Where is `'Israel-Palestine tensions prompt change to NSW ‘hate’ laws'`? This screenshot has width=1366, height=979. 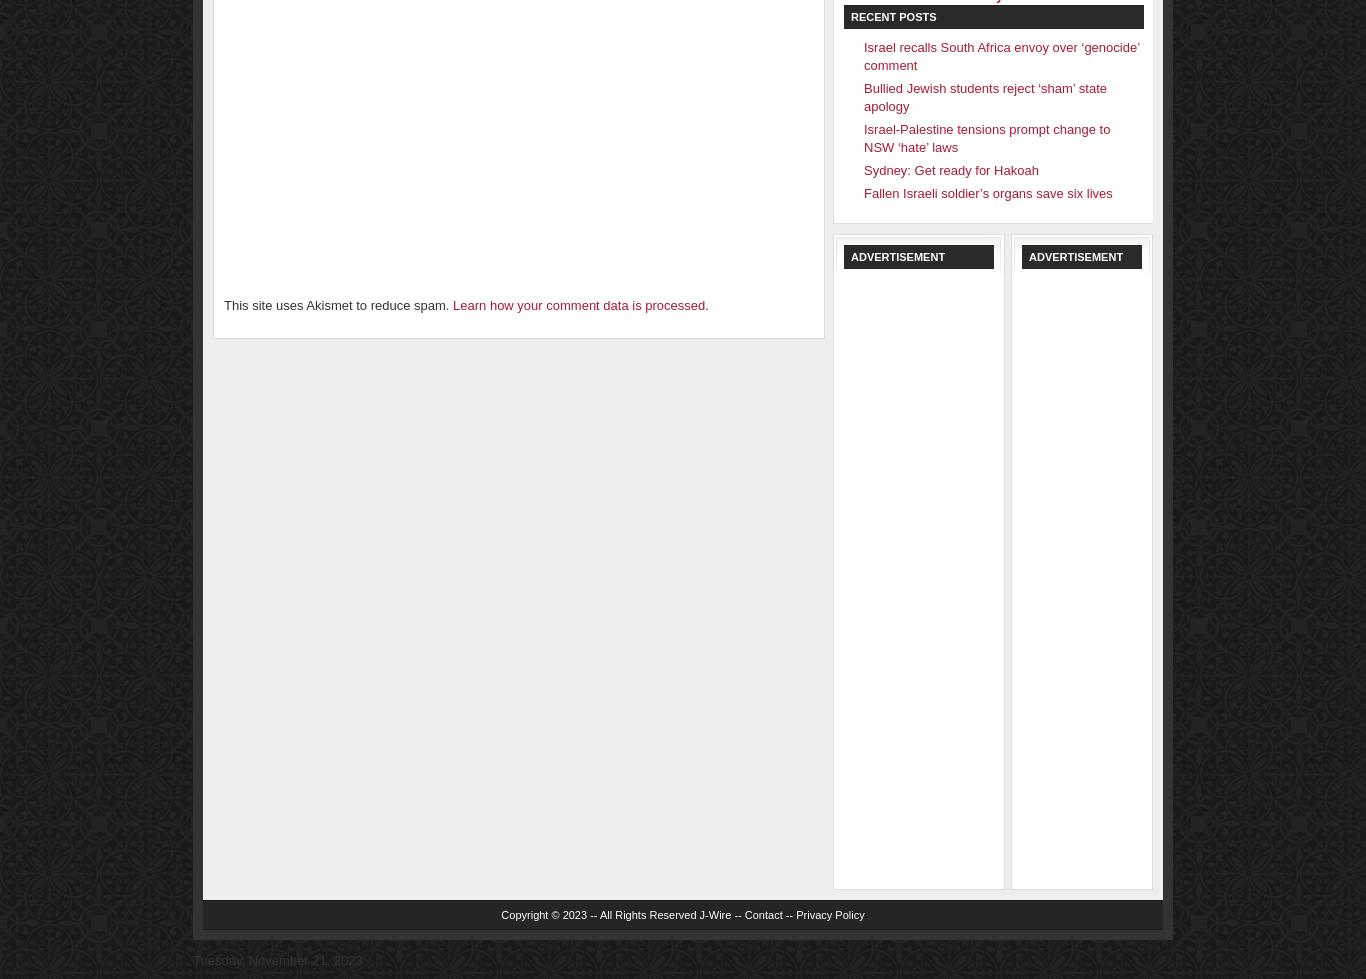 'Israel-Palestine tensions prompt change to NSW ‘hate’ laws' is located at coordinates (986, 138).